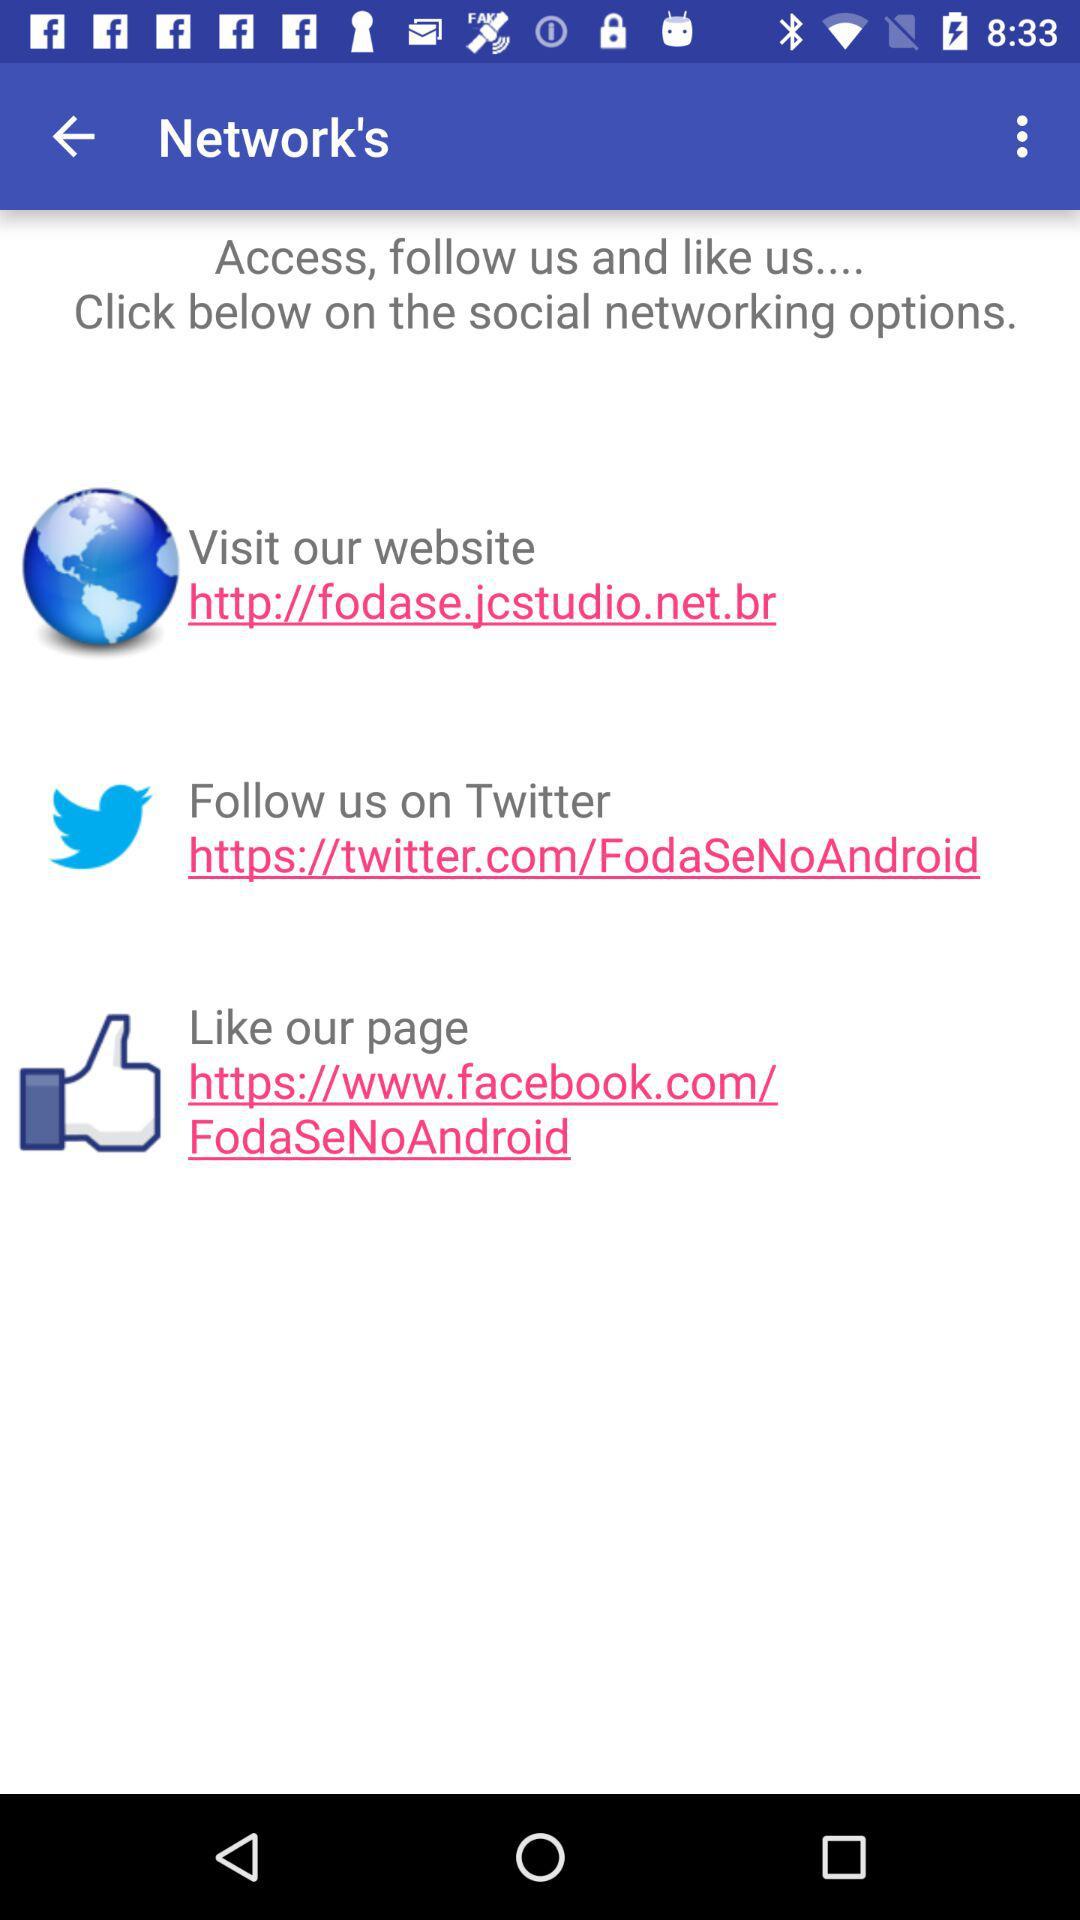 The height and width of the screenshot is (1920, 1080). I want to click on item next to network's app, so click(72, 135).